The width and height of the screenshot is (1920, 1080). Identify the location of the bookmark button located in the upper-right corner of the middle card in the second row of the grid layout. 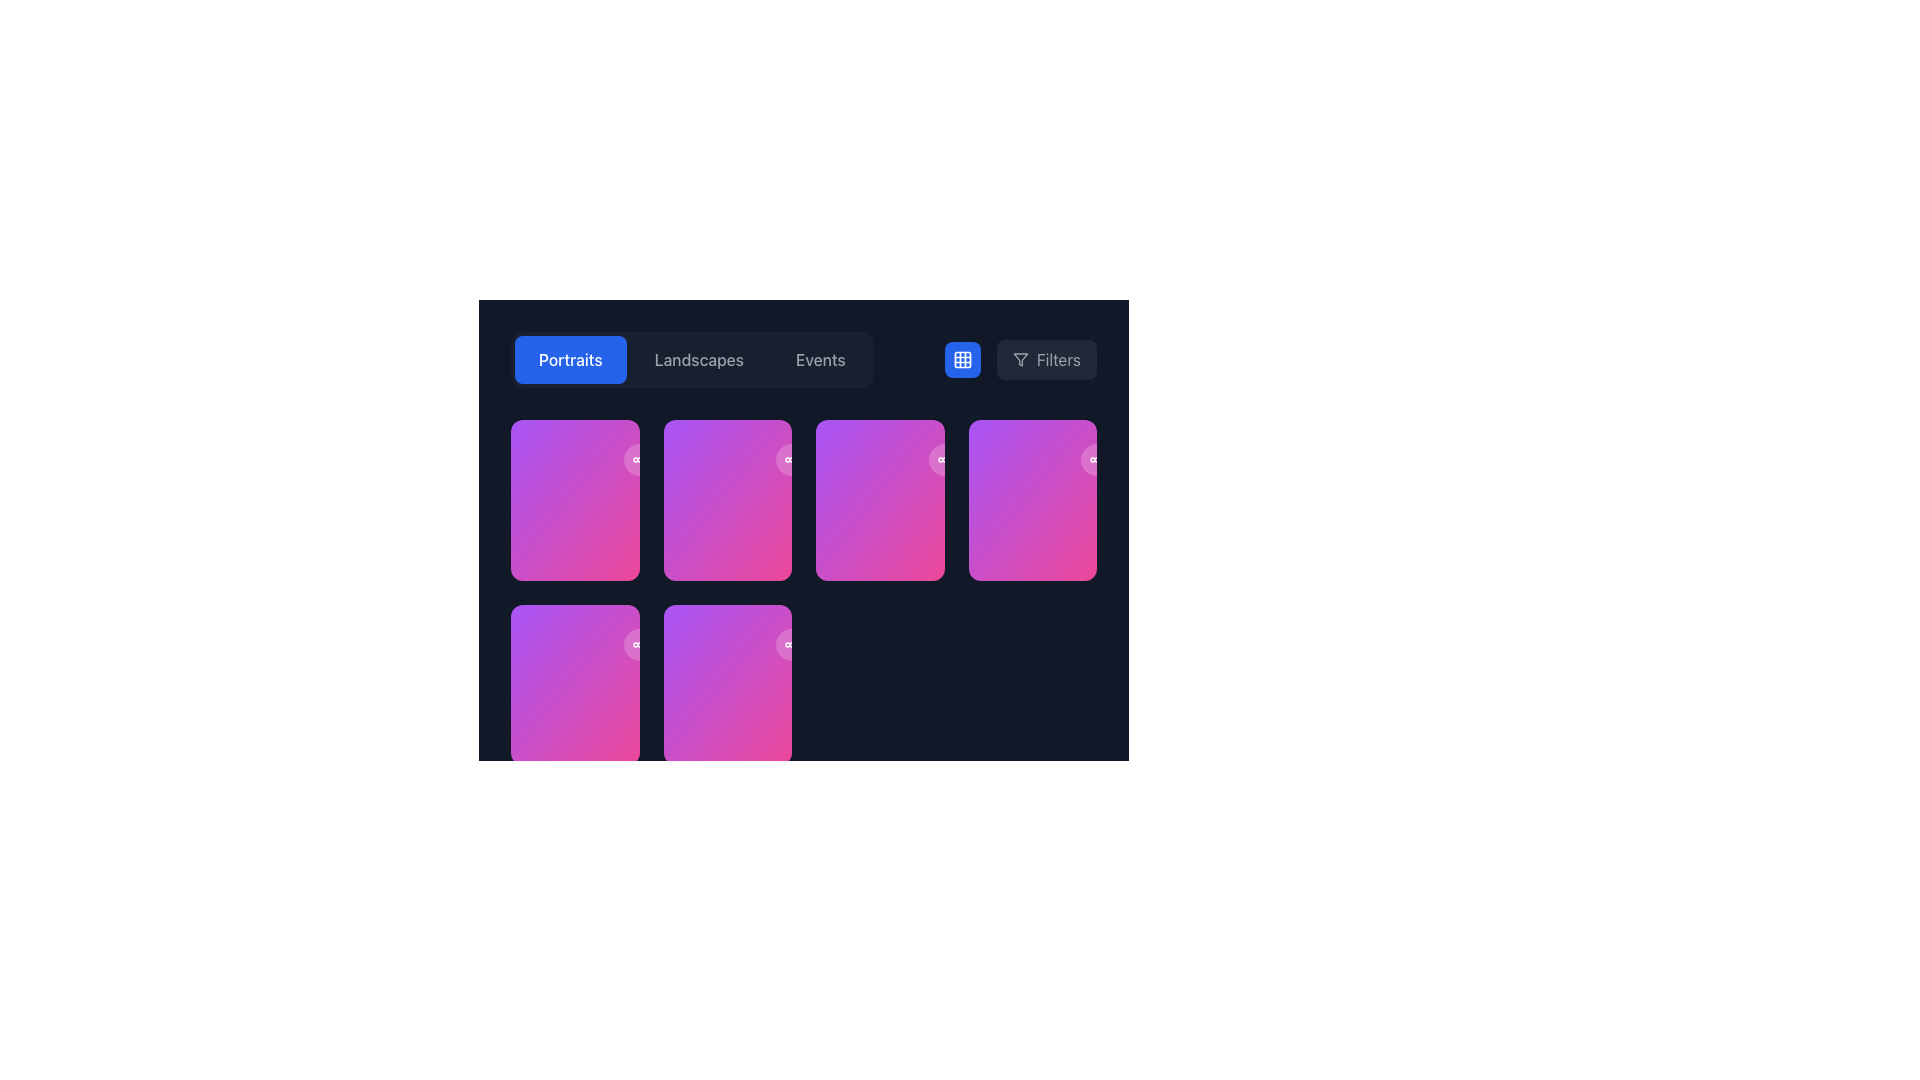
(824, 459).